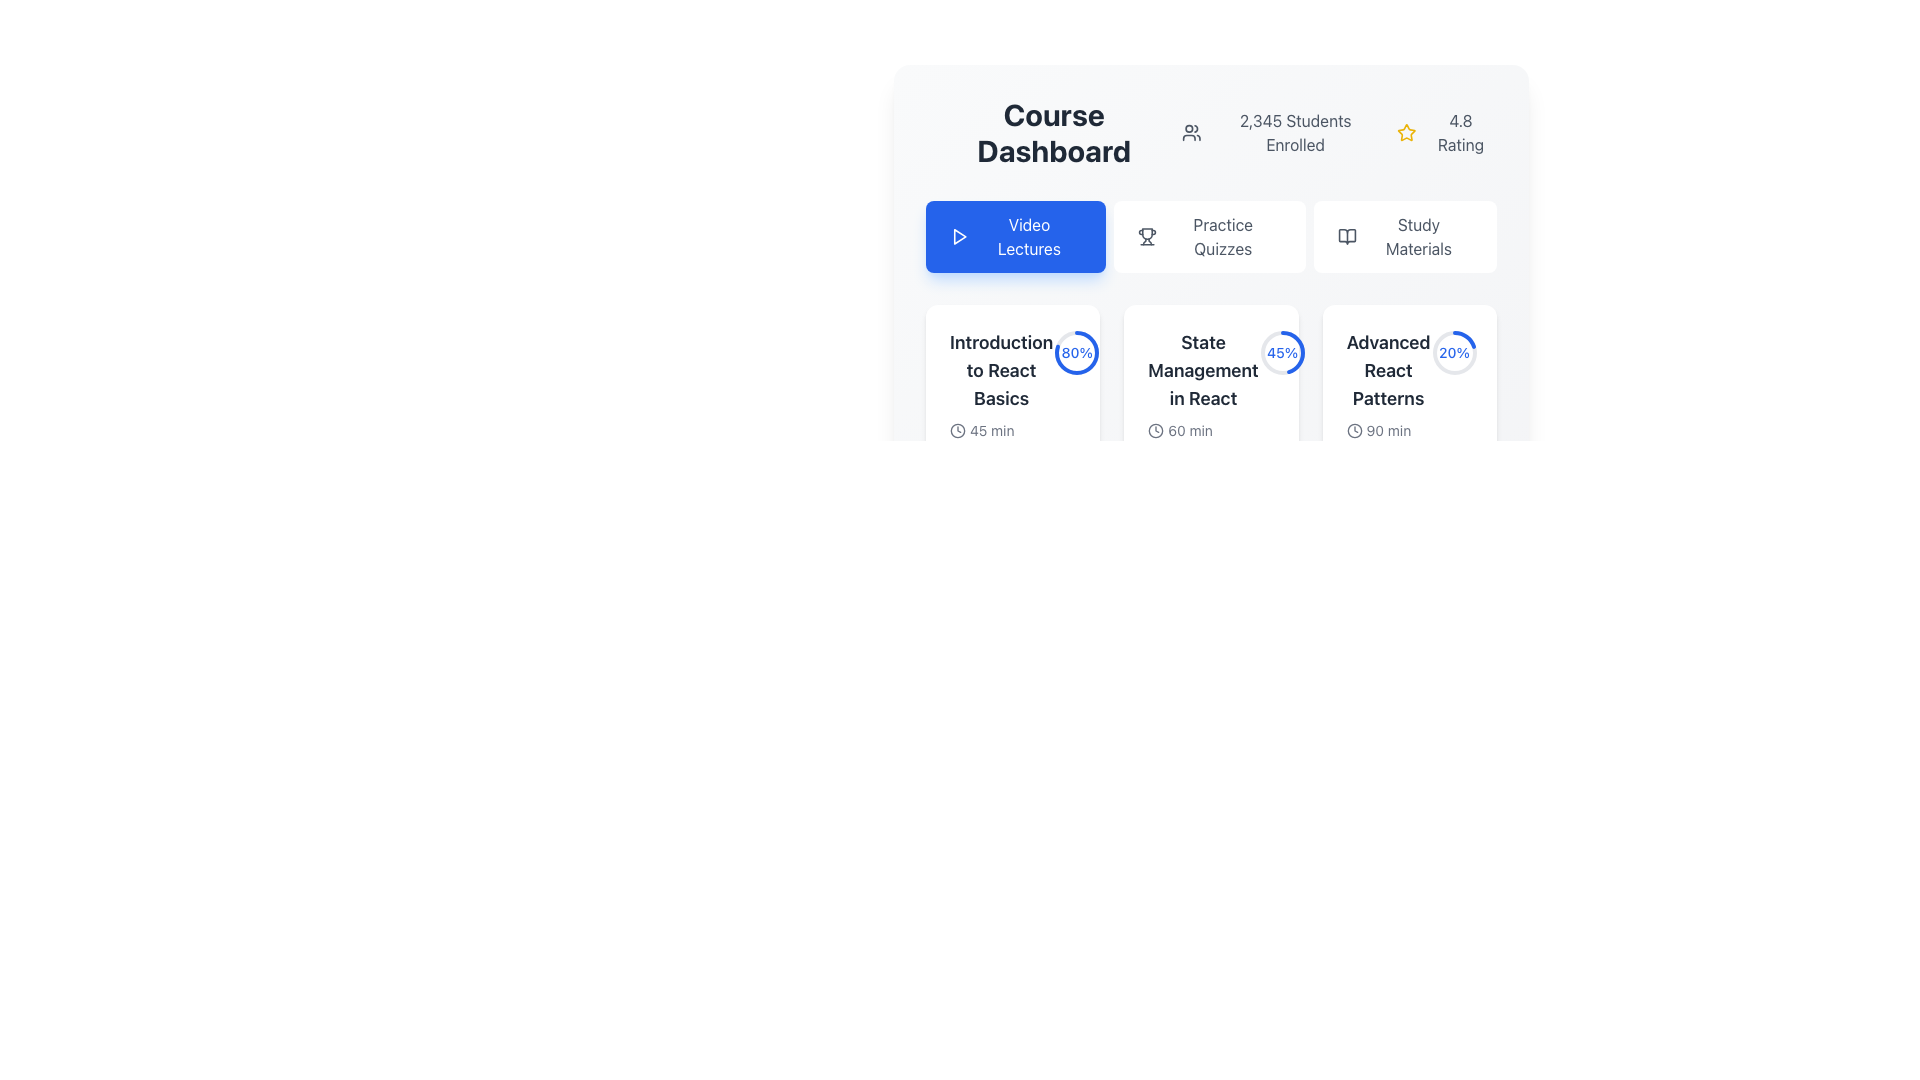  What do you see at coordinates (1013, 430) in the screenshot?
I see `the first course card in the course dashboard` at bounding box center [1013, 430].